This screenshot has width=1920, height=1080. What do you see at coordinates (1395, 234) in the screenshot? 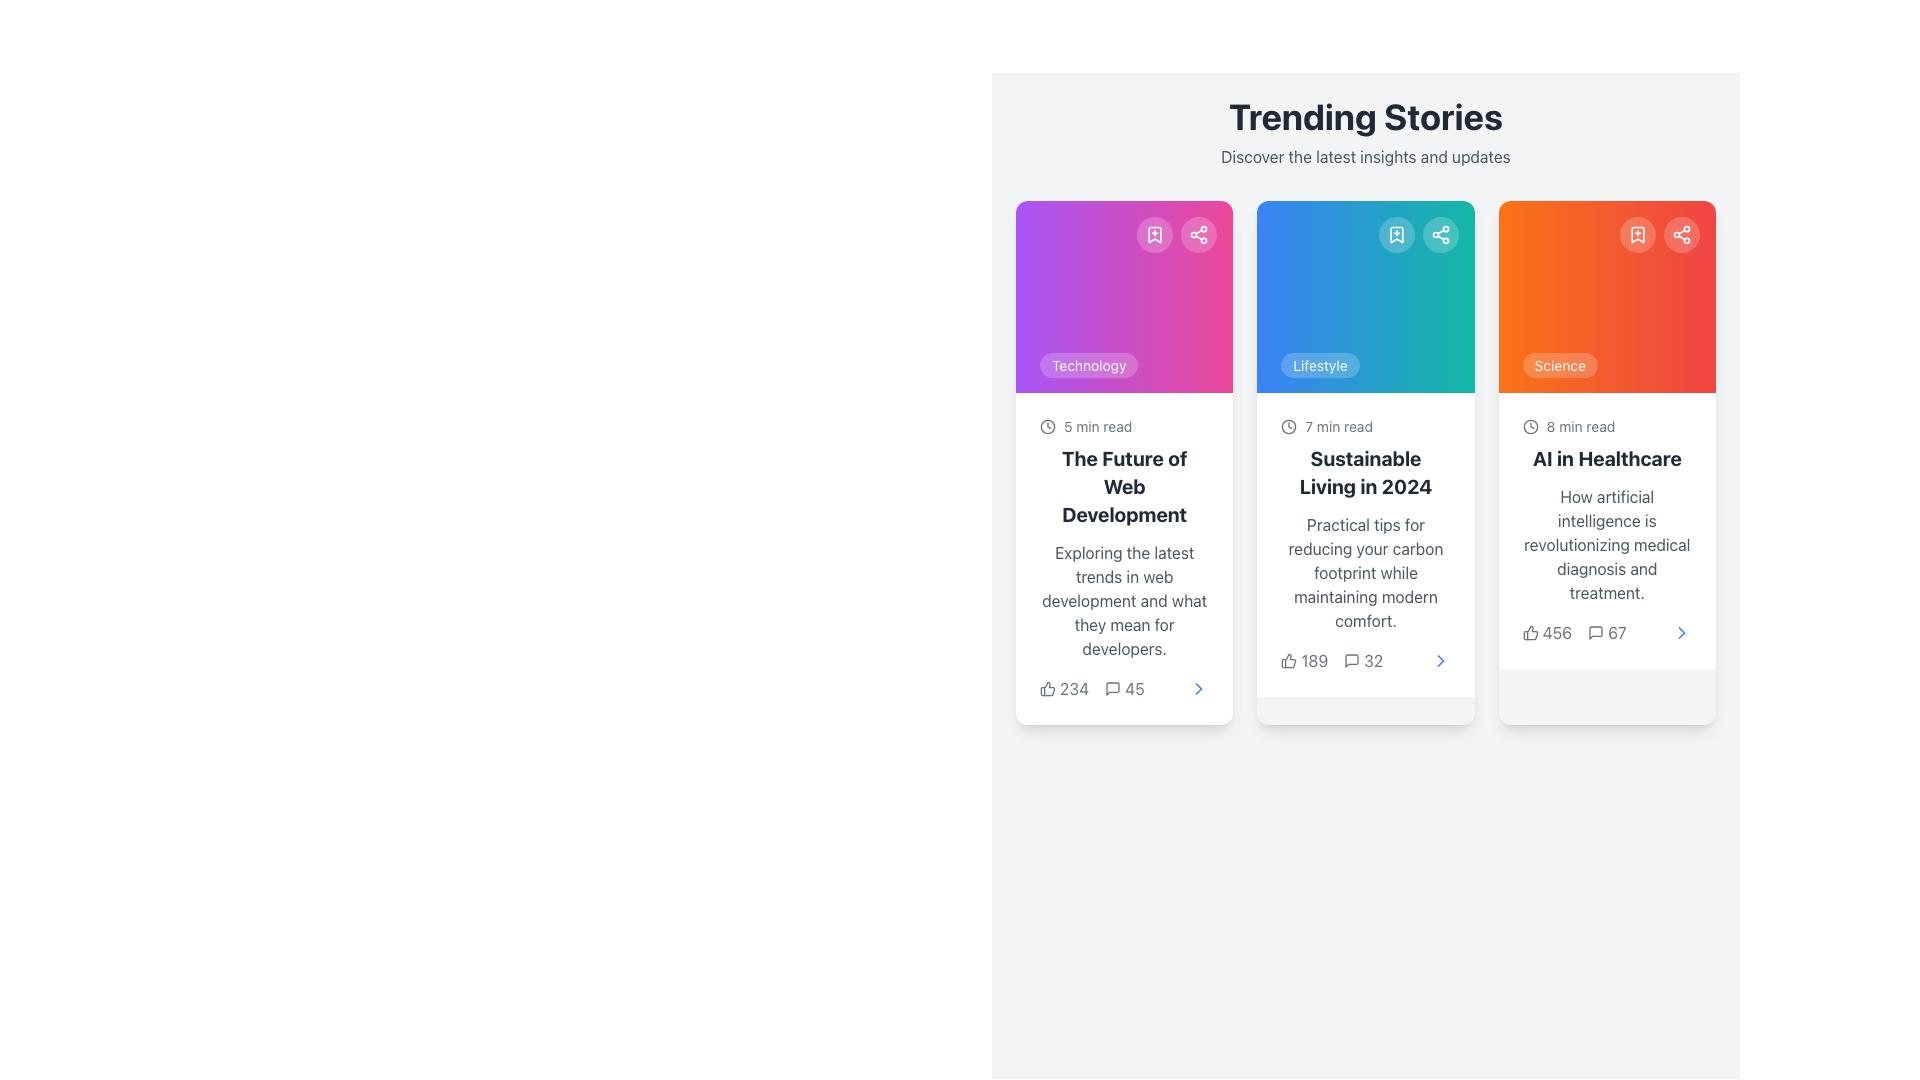
I see `the bookmark button in the top-right corner of the second card in the 'Trending Stories' section` at bounding box center [1395, 234].